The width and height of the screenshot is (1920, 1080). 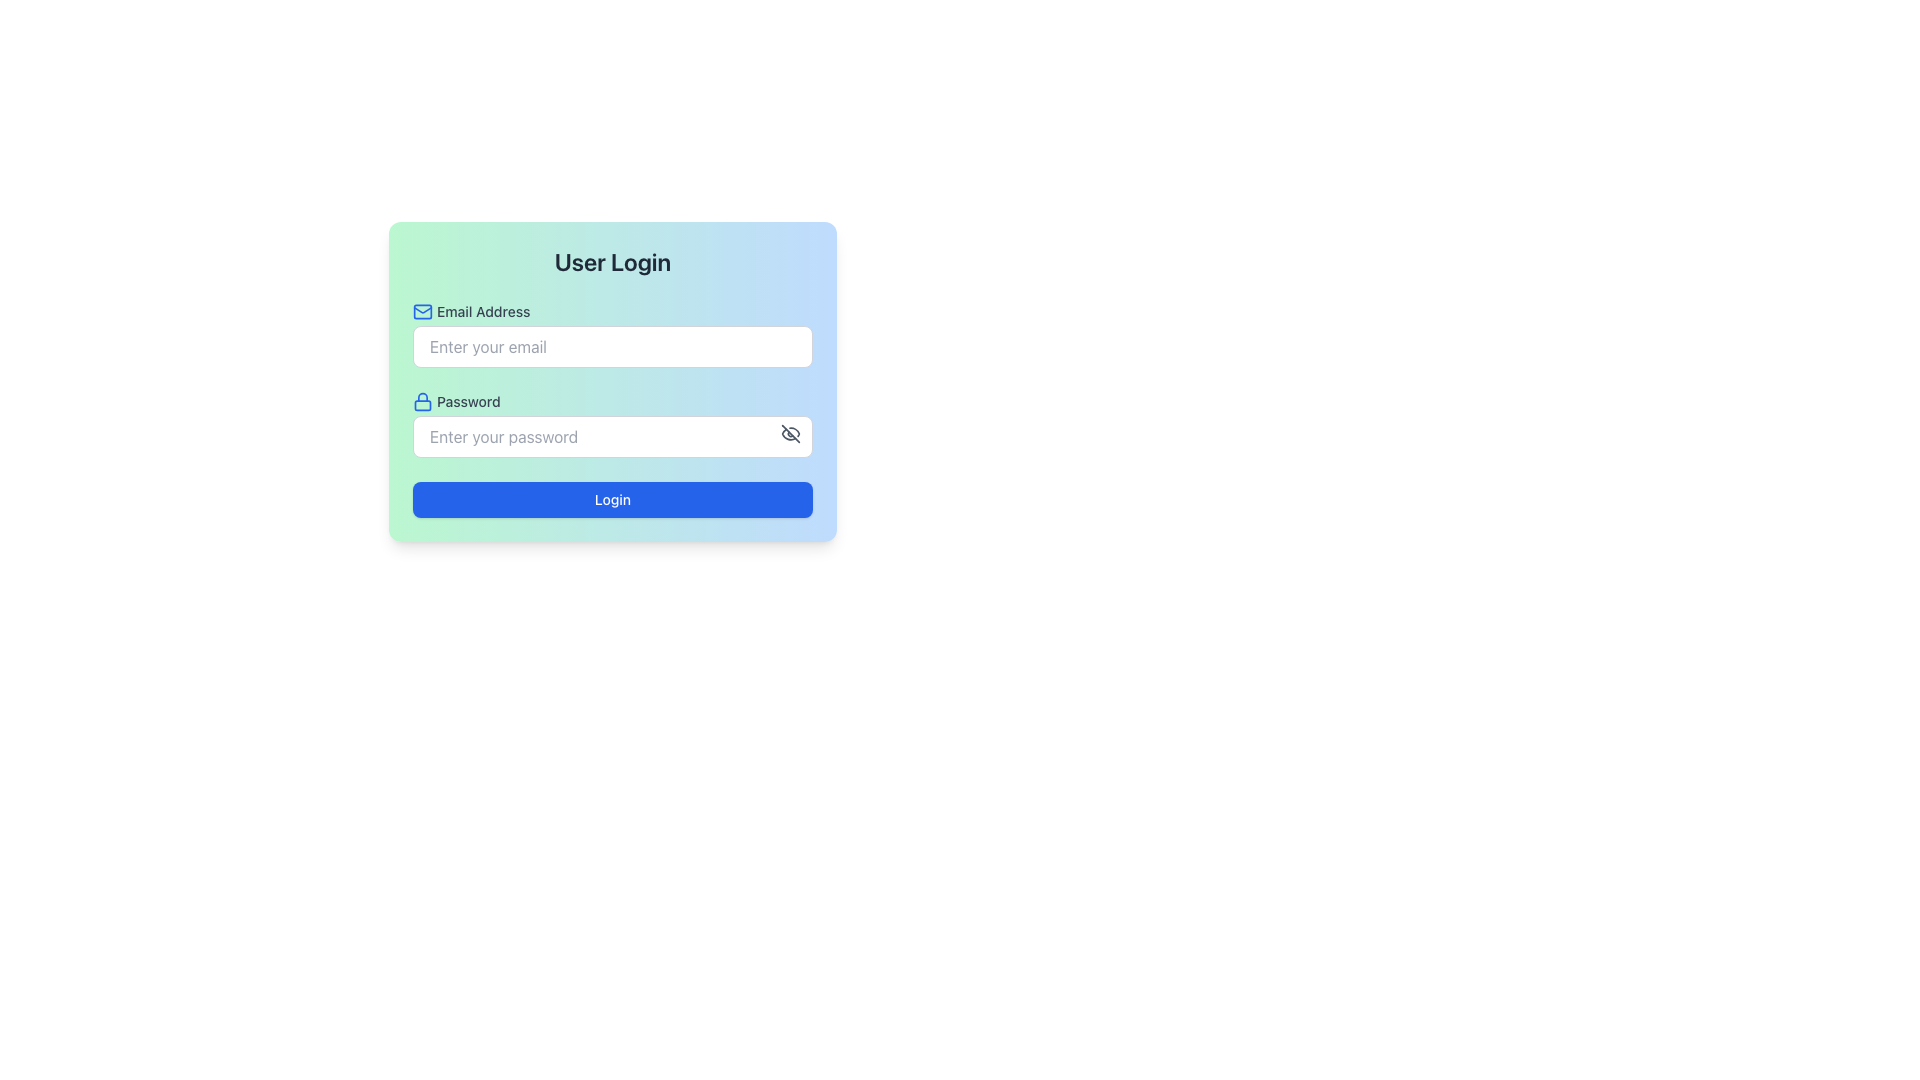 I want to click on the SVG rectangle embedded in the envelope icon within the login form, which is part of the email address input area, so click(x=421, y=312).